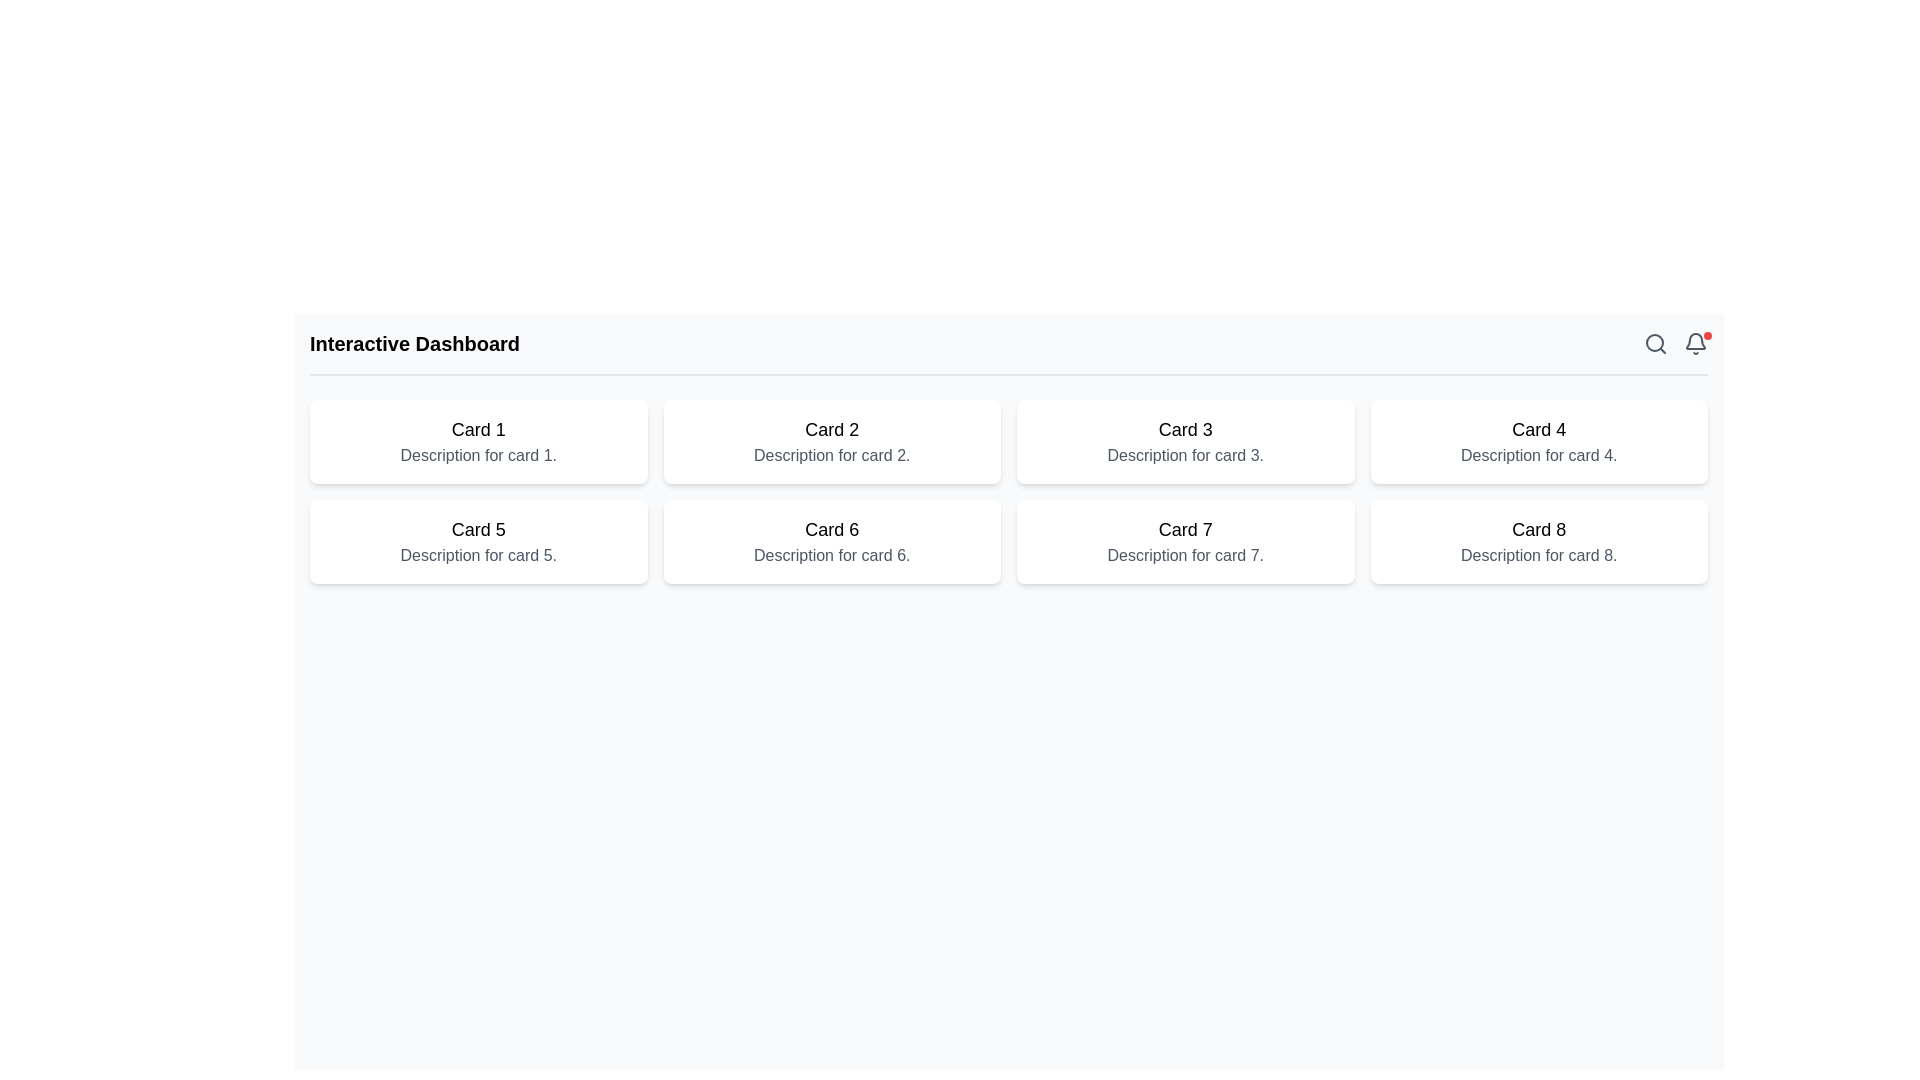  Describe the element at coordinates (1185, 542) in the screenshot. I see `the card located in the second row and third column of the grid layout` at that location.